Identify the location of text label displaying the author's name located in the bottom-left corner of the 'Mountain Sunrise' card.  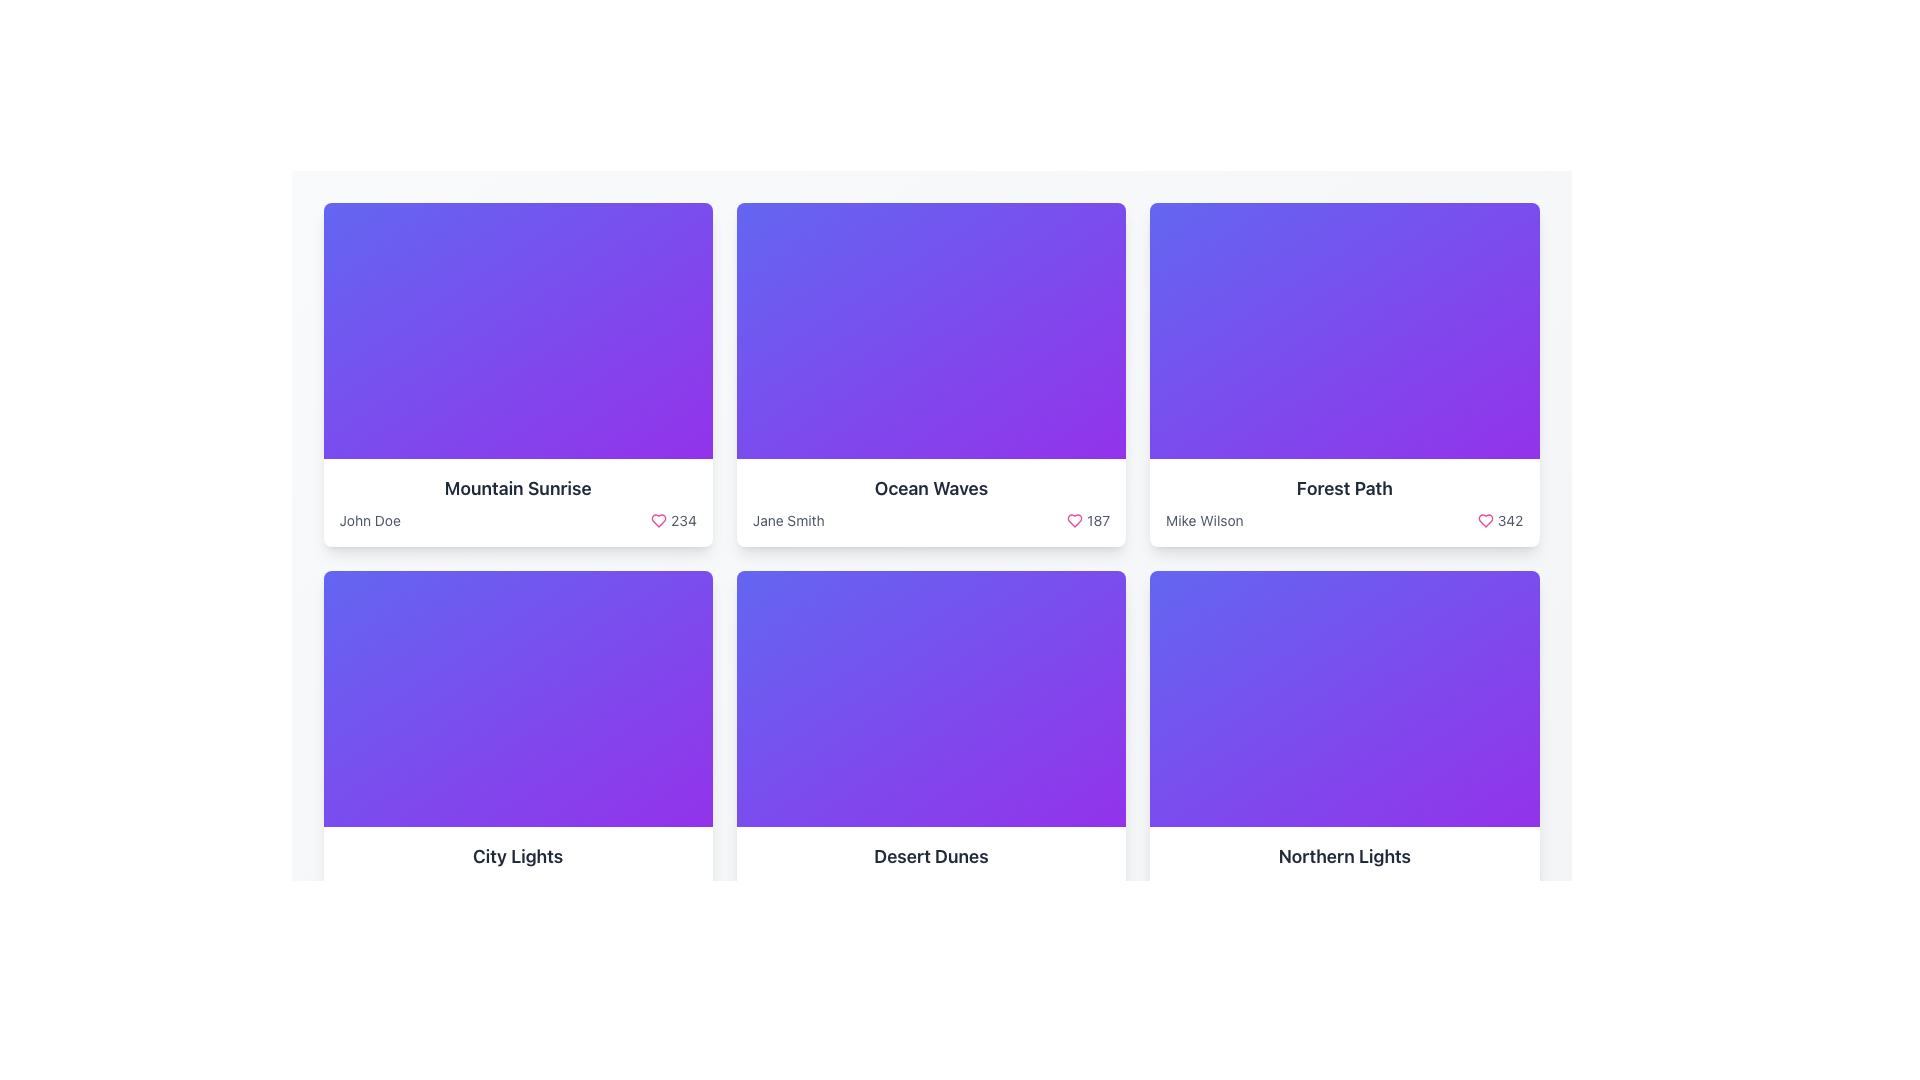
(370, 519).